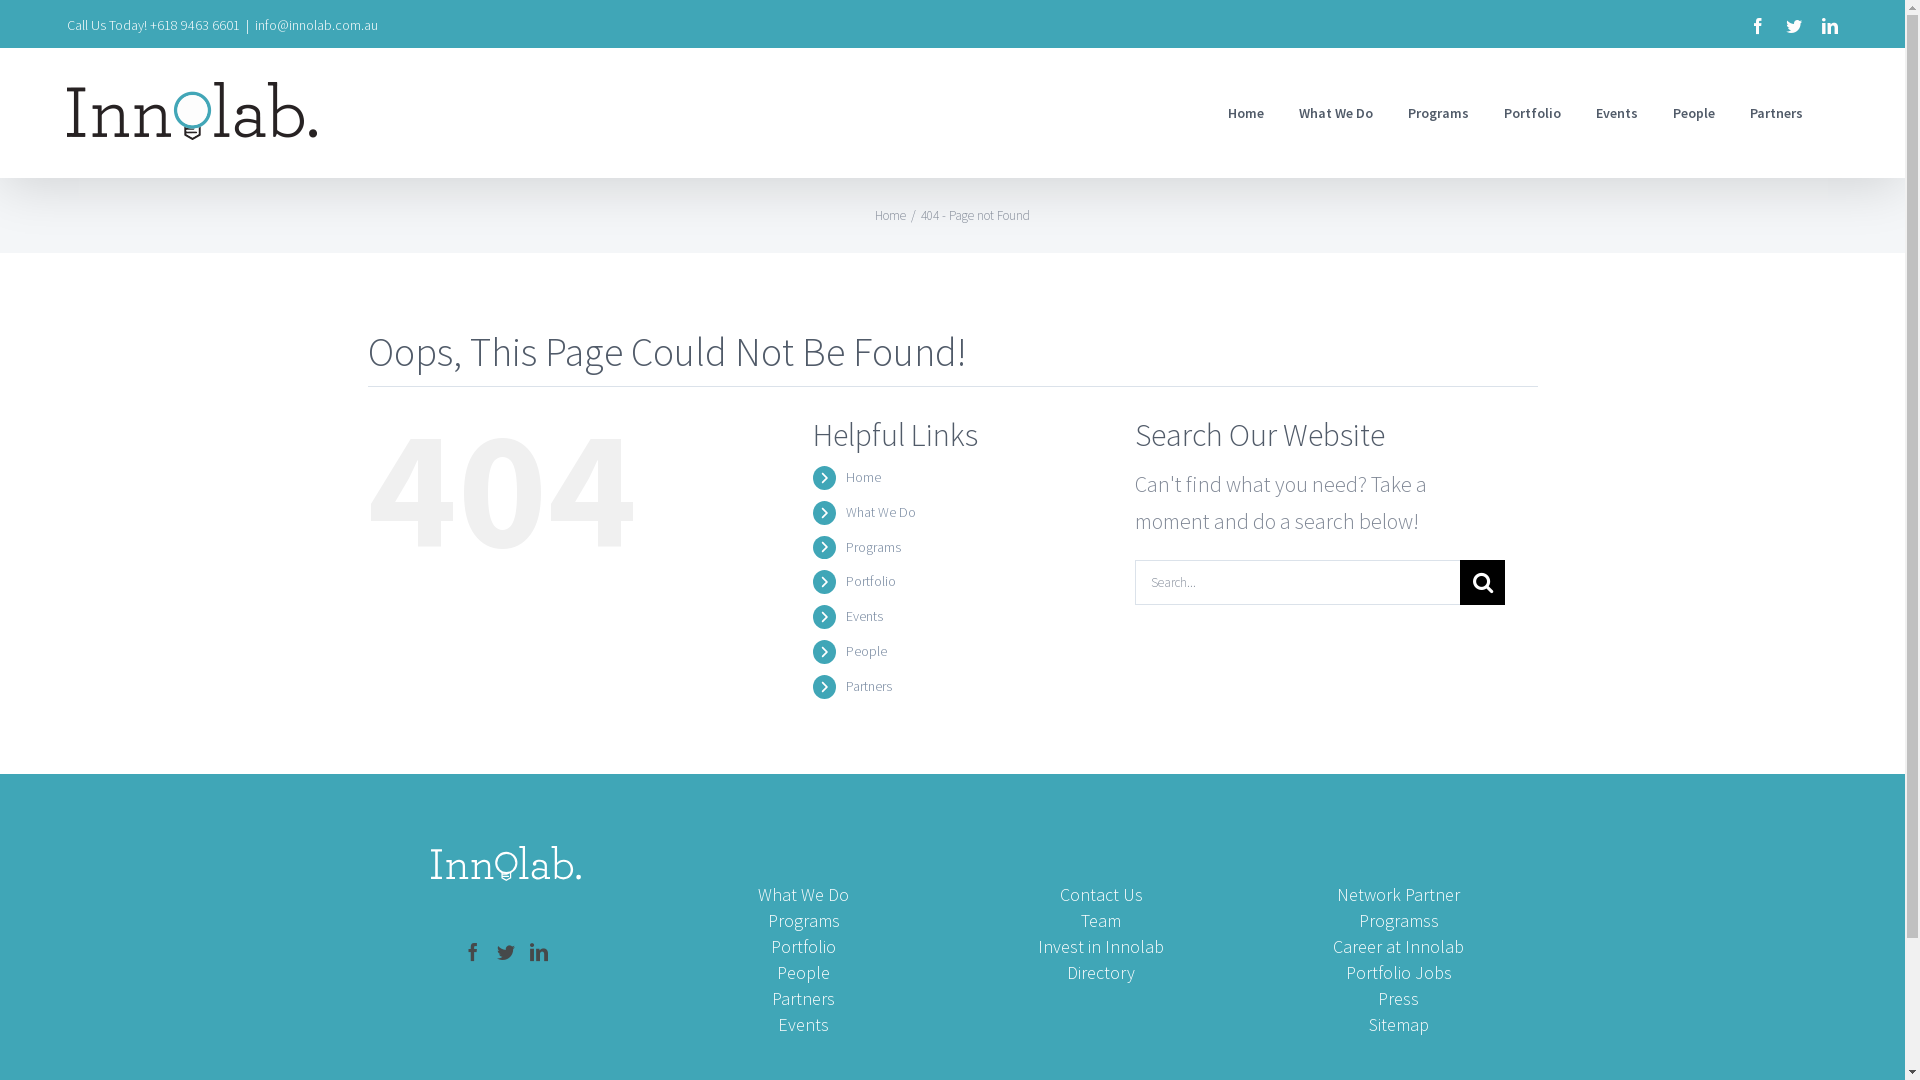  I want to click on 'Portfolio', so click(1531, 112).